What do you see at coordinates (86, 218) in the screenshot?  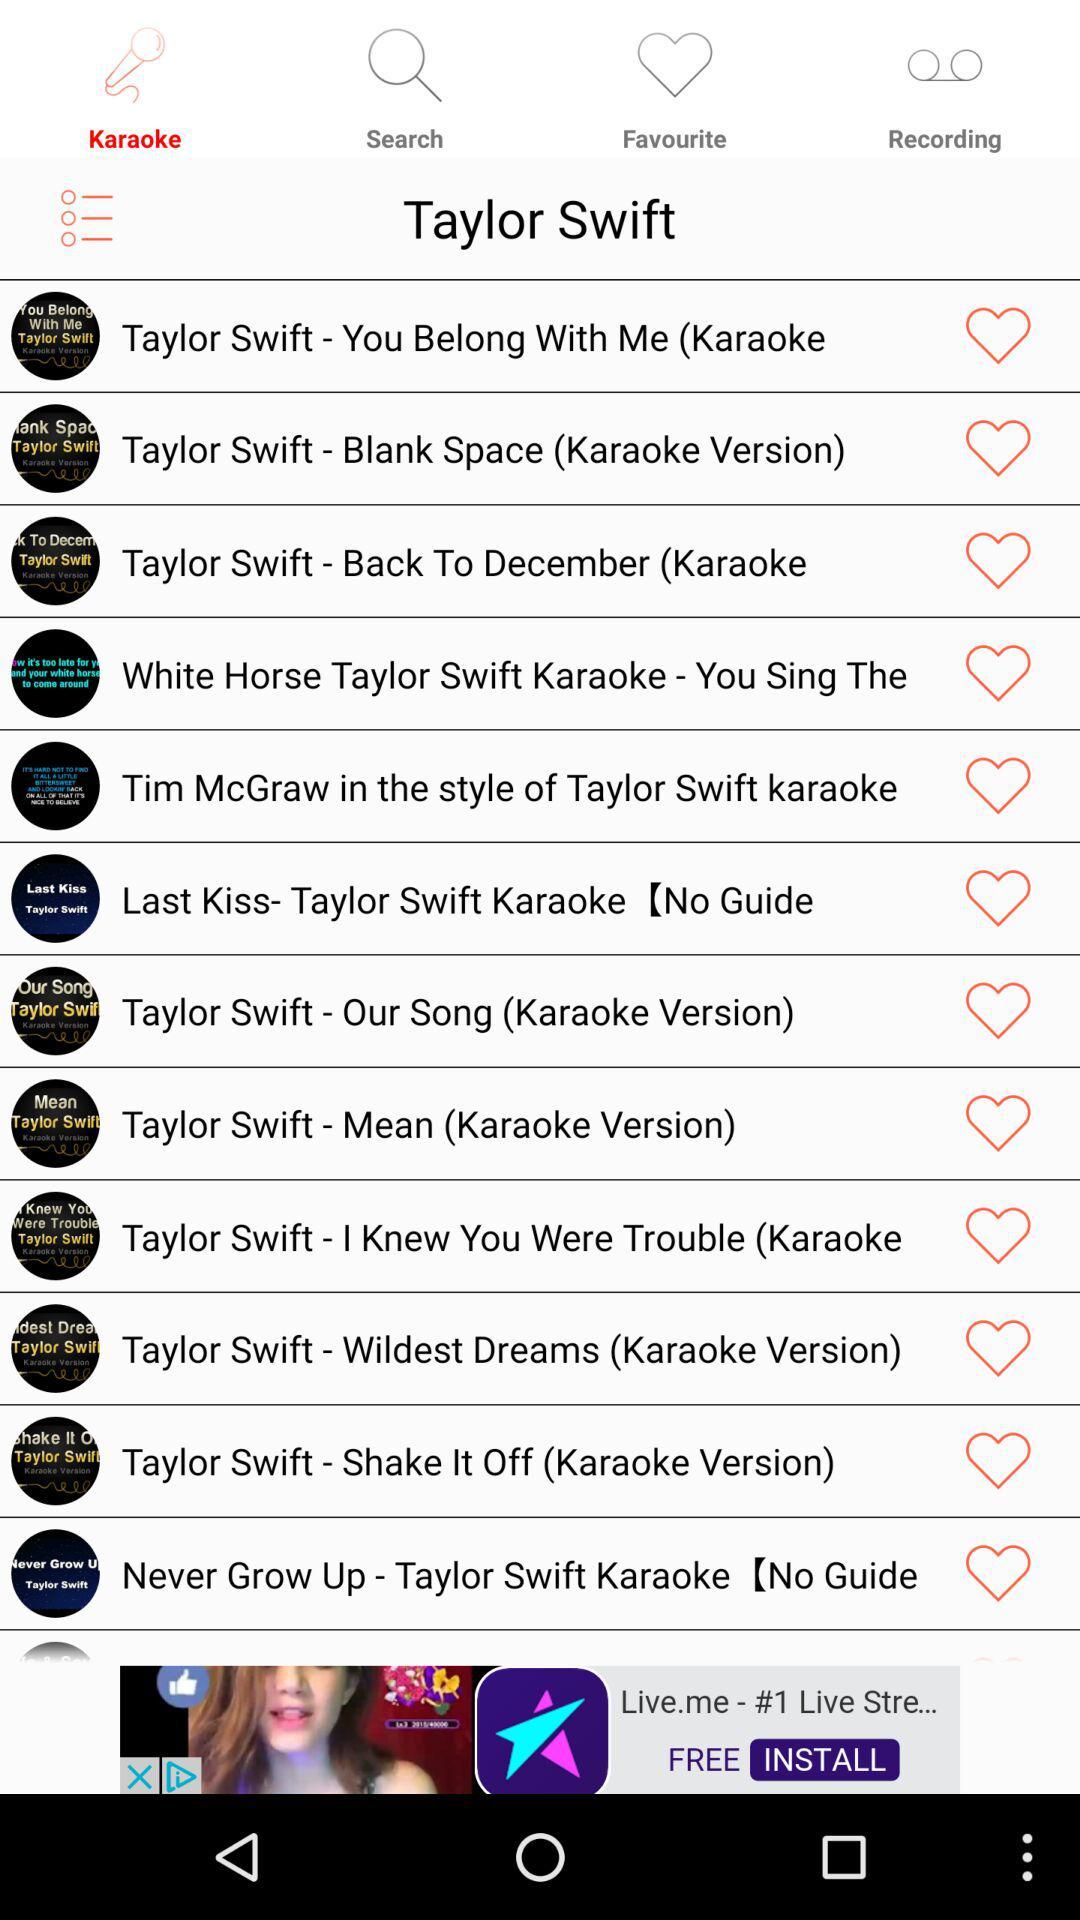 I see `open menu` at bounding box center [86, 218].